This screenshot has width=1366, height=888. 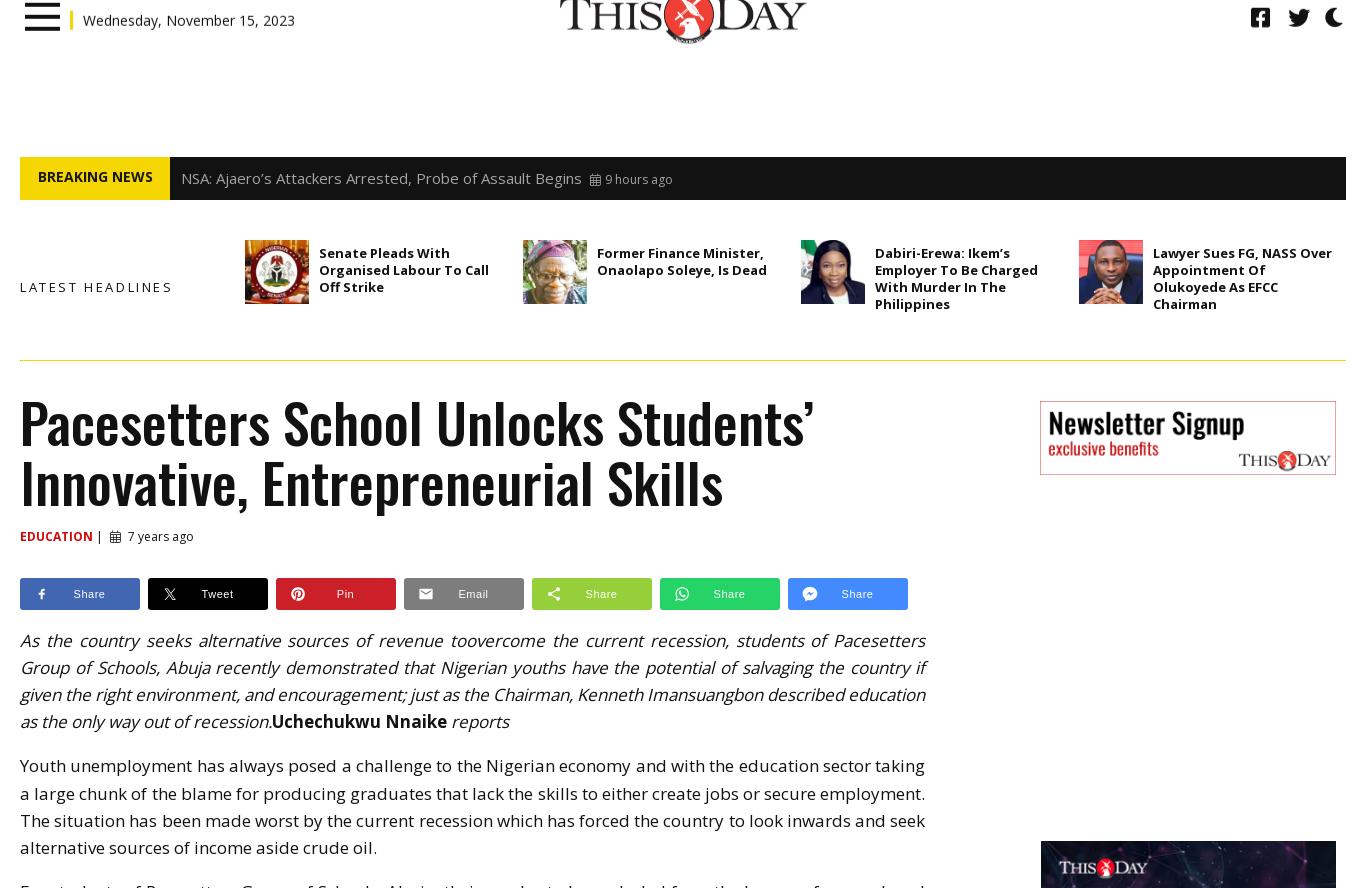 I want to click on 'Wednesday, November 15, 2023', so click(x=188, y=53).